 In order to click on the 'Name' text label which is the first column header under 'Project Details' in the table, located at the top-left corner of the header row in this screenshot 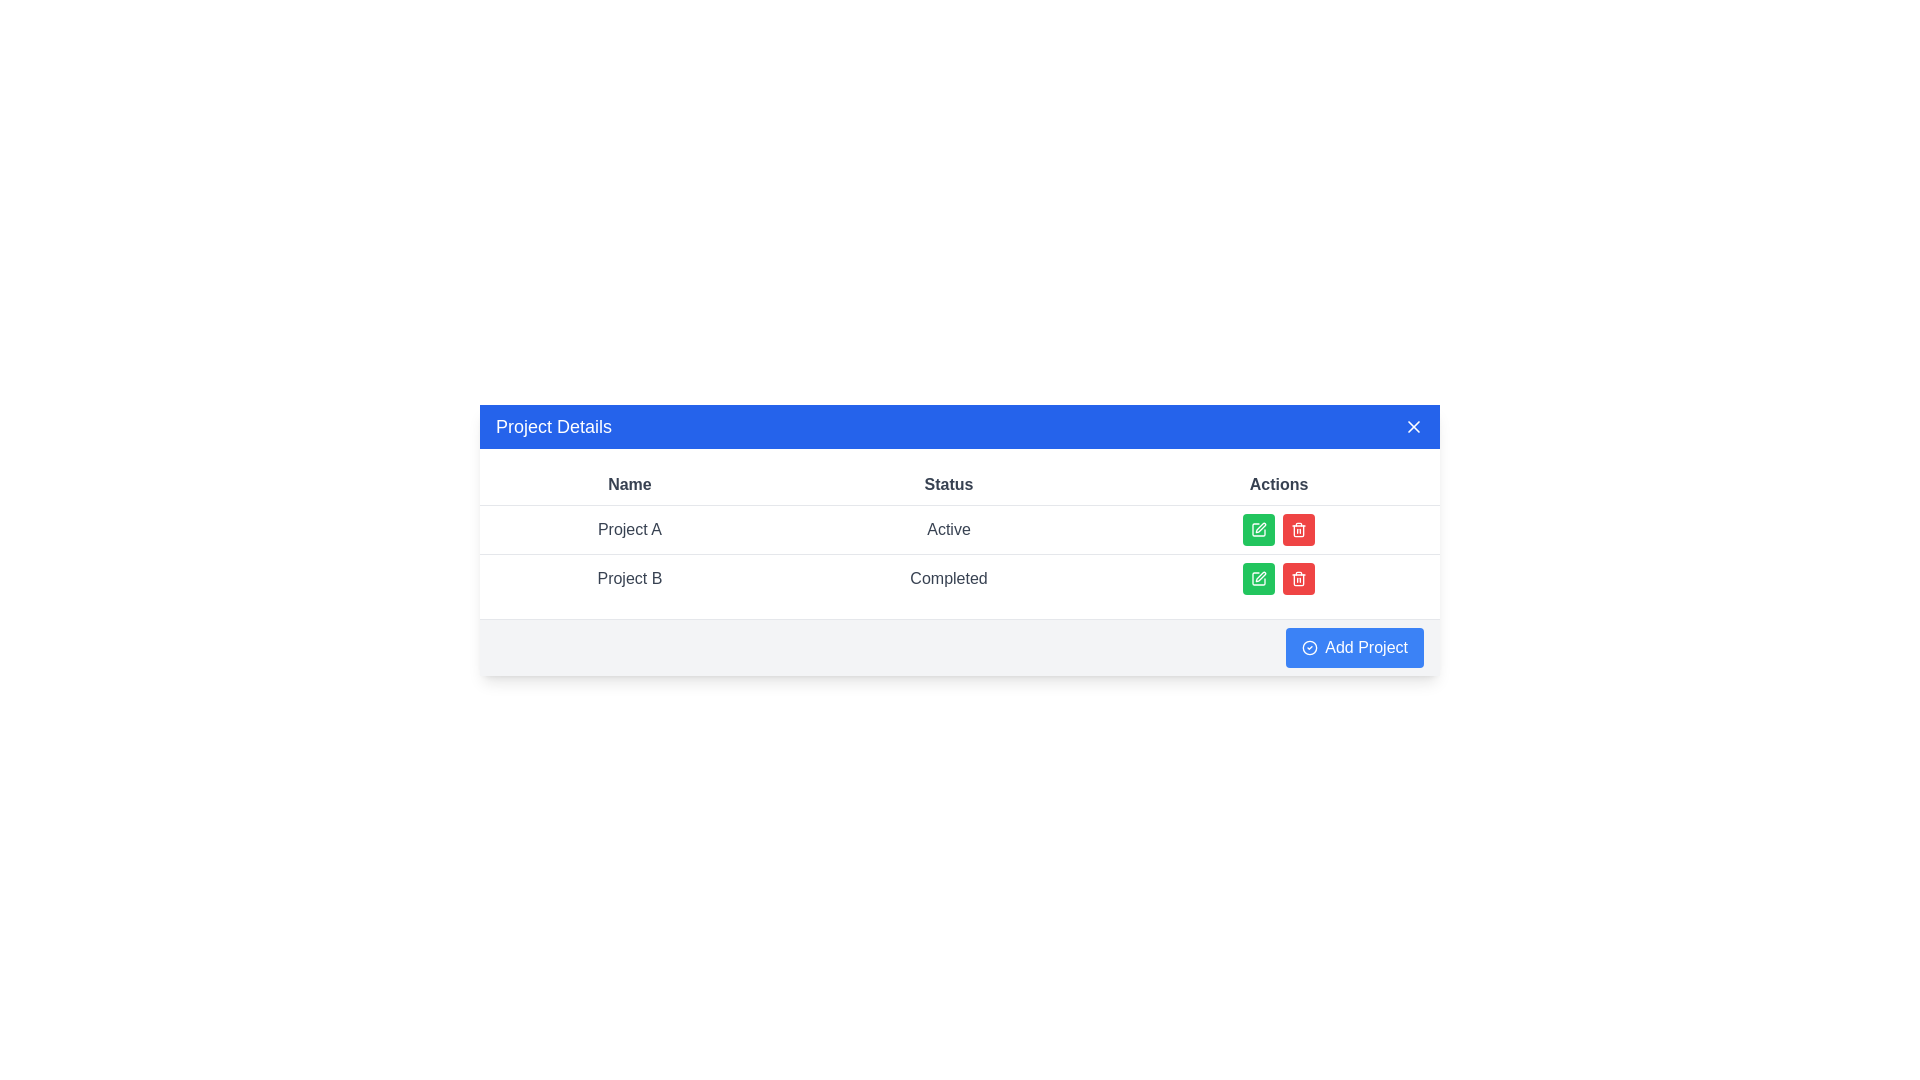, I will do `click(628, 484)`.